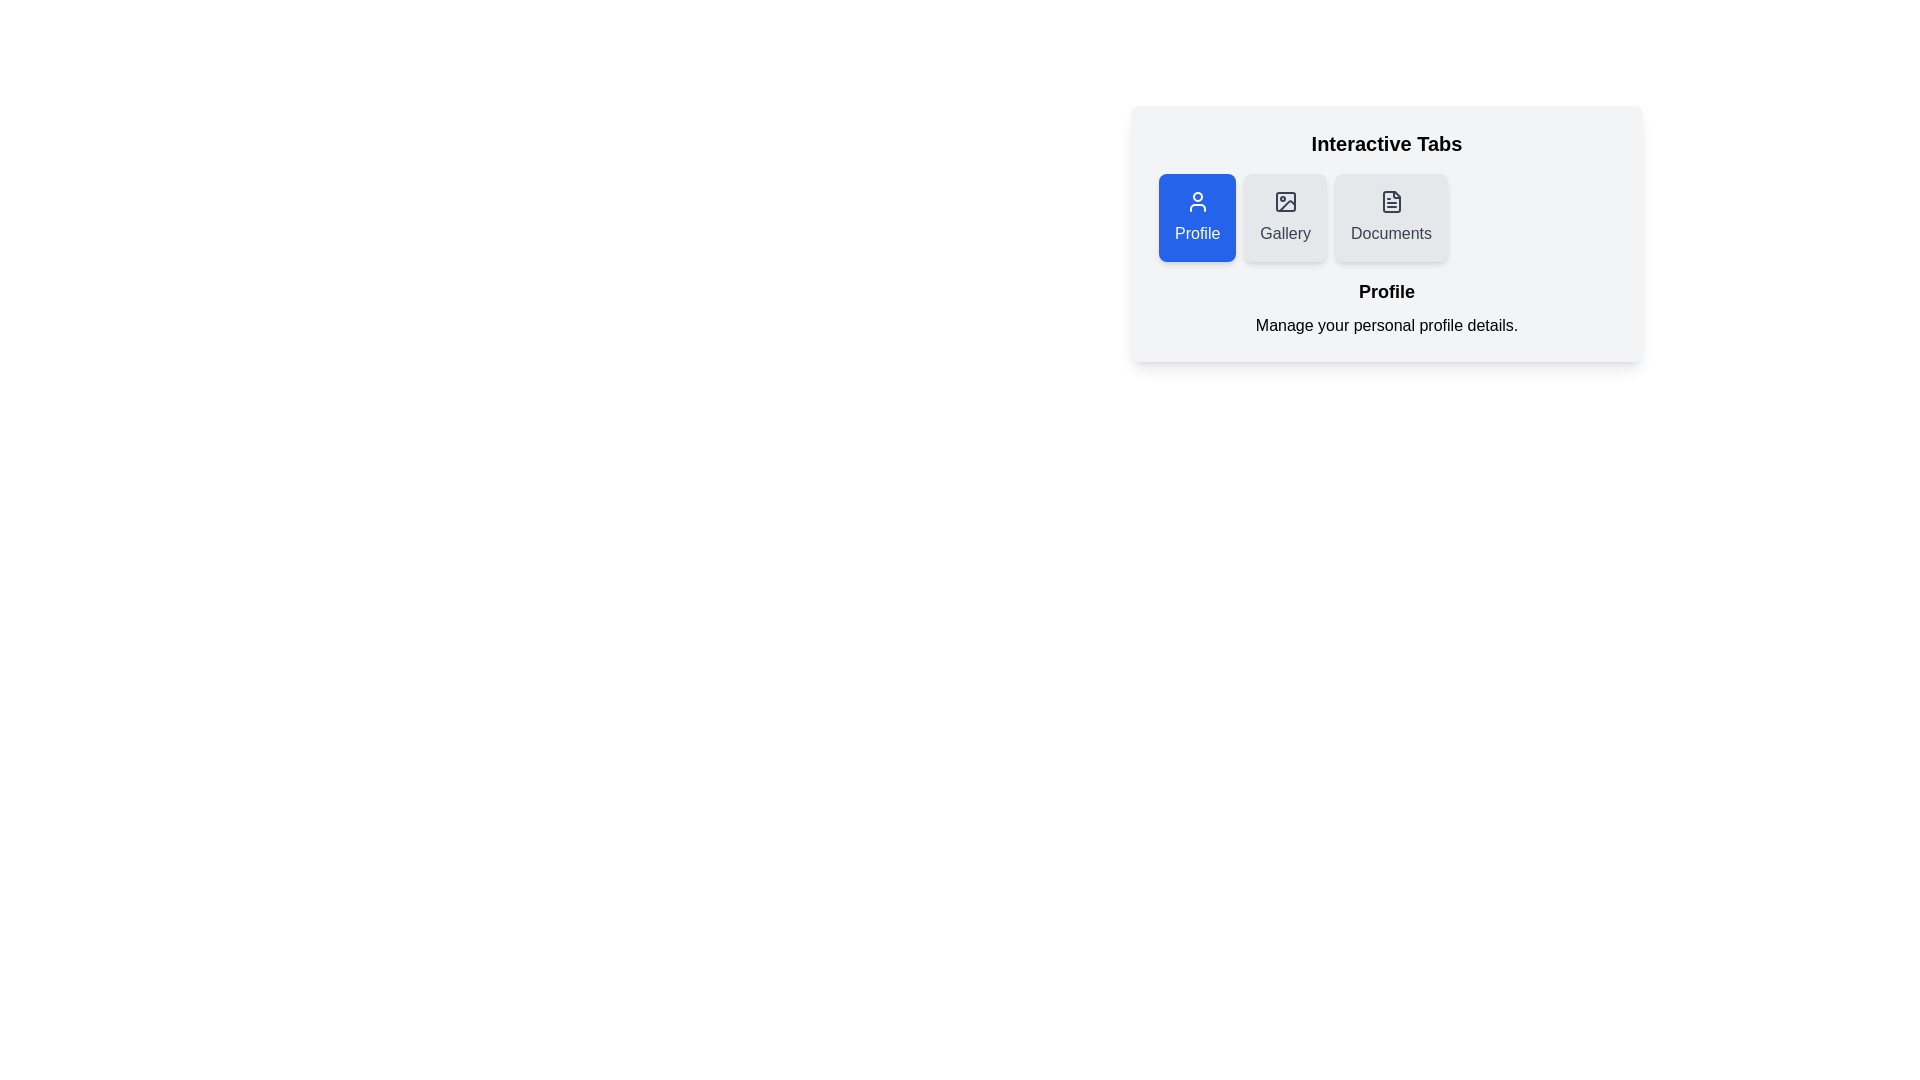 The width and height of the screenshot is (1920, 1080). What do you see at coordinates (1386, 325) in the screenshot?
I see `the text 'Manage your personal profile details.' displayed below the active tab` at bounding box center [1386, 325].